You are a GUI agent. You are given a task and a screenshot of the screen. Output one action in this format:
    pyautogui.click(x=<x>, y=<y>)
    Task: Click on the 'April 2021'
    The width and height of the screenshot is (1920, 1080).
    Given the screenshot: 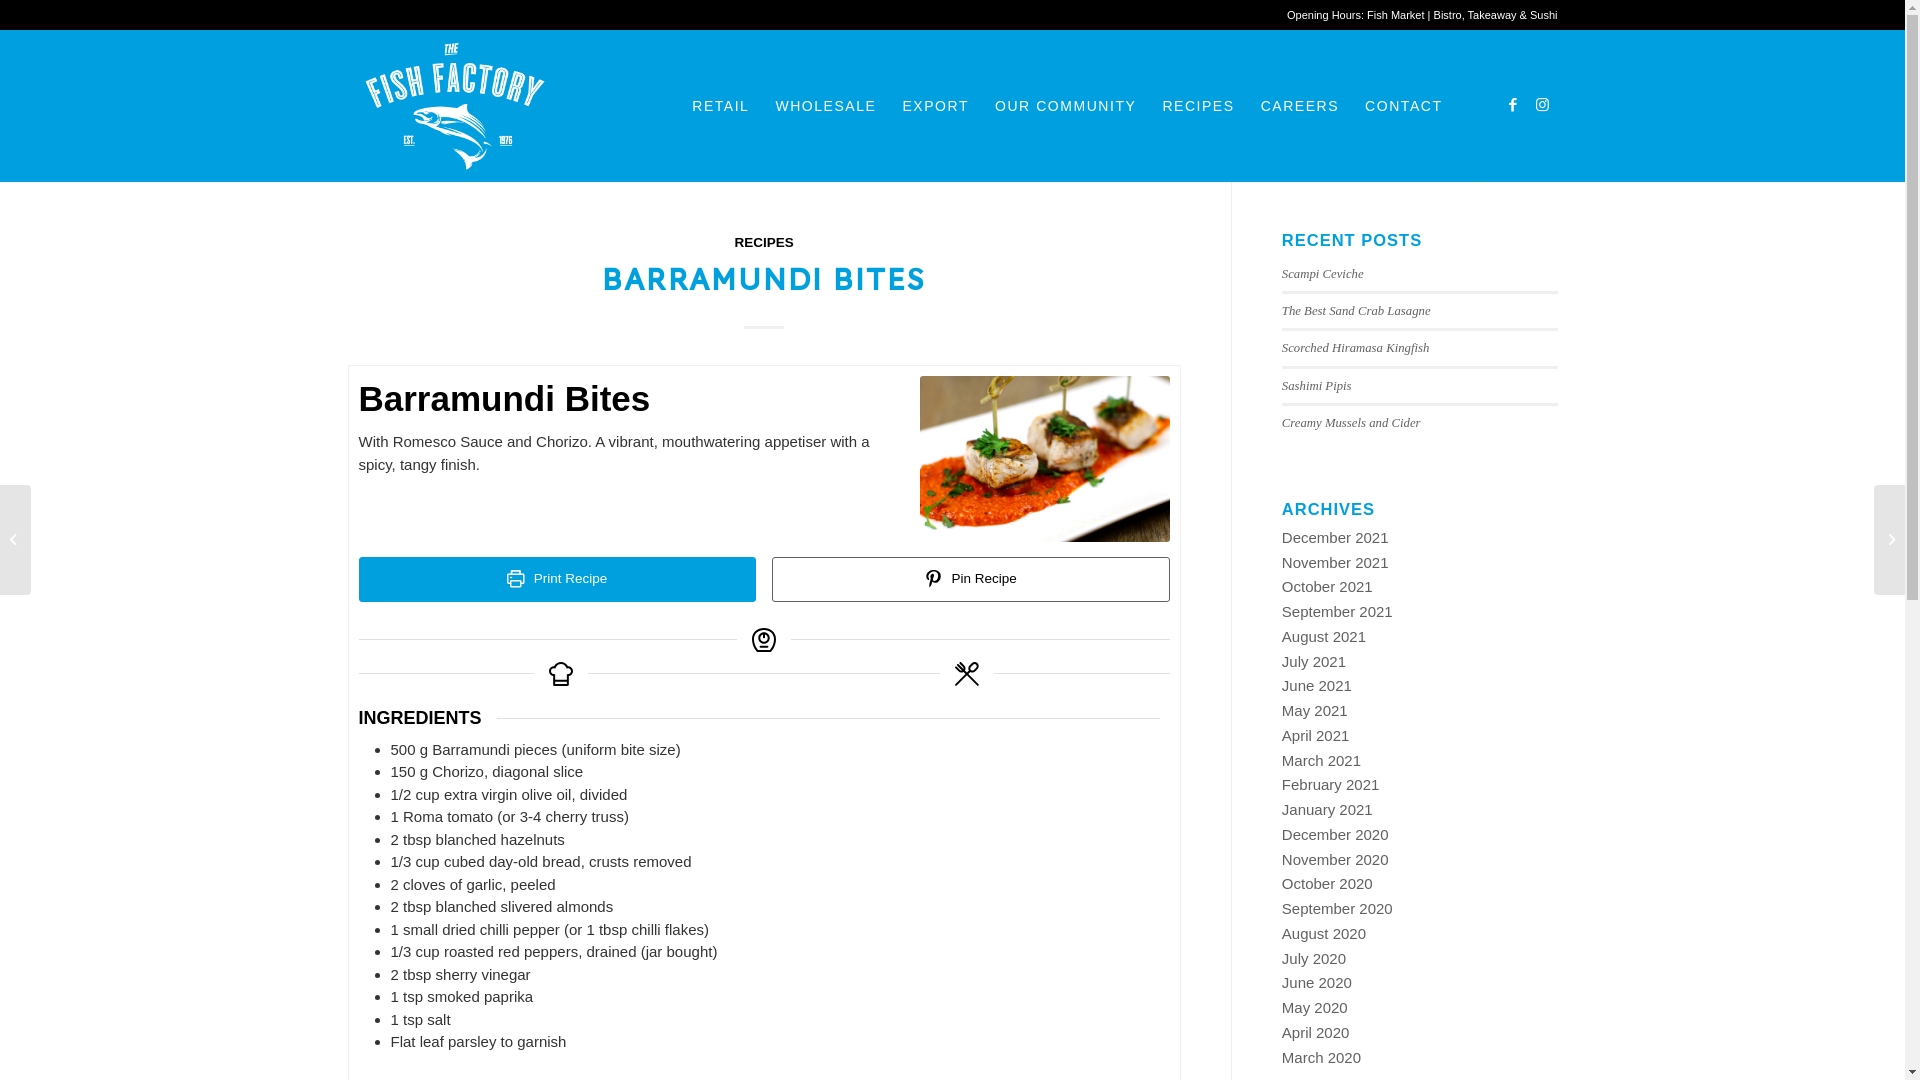 What is the action you would take?
    pyautogui.click(x=1315, y=735)
    